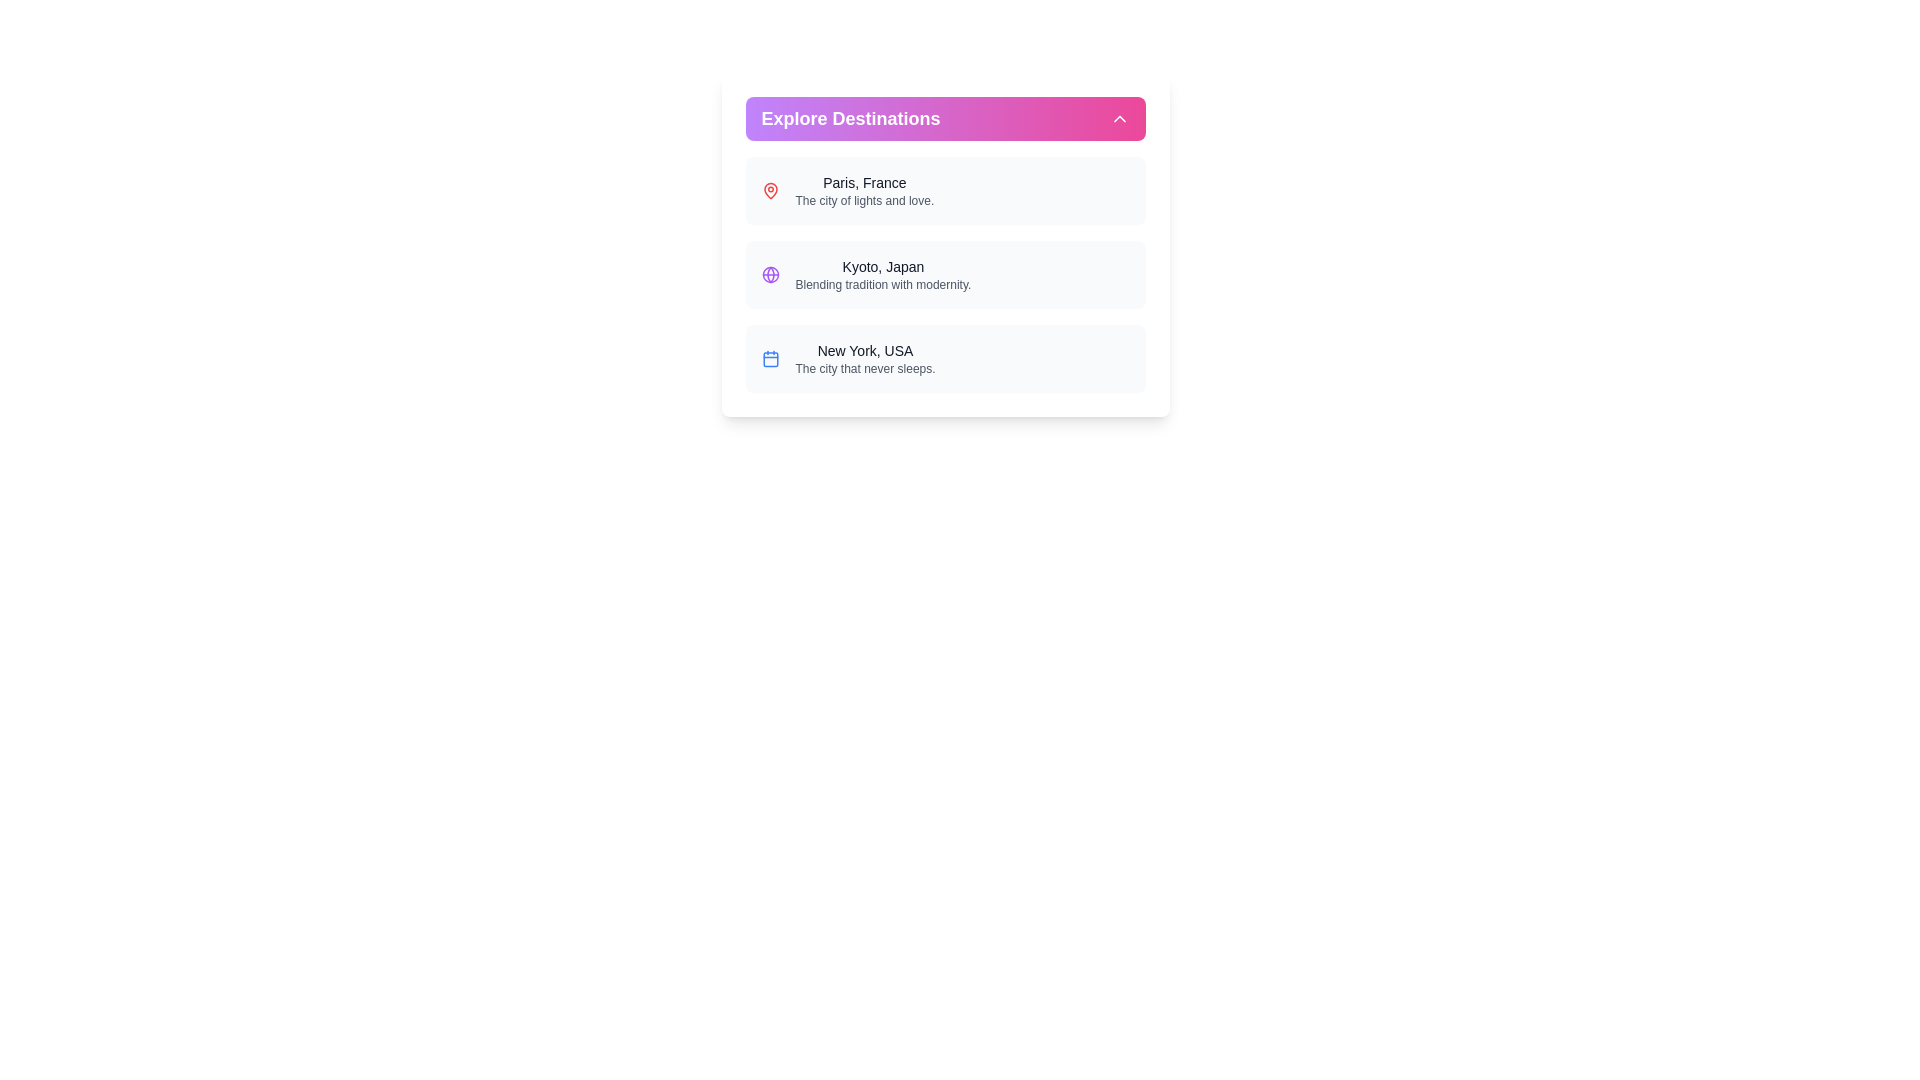 The width and height of the screenshot is (1920, 1080). What do you see at coordinates (864, 200) in the screenshot?
I see `the descriptive text label providing additional information about 'Paris, France', located below the sibling element displaying 'Paris, France' in the list card labeled 'Explore Destinations'` at bounding box center [864, 200].